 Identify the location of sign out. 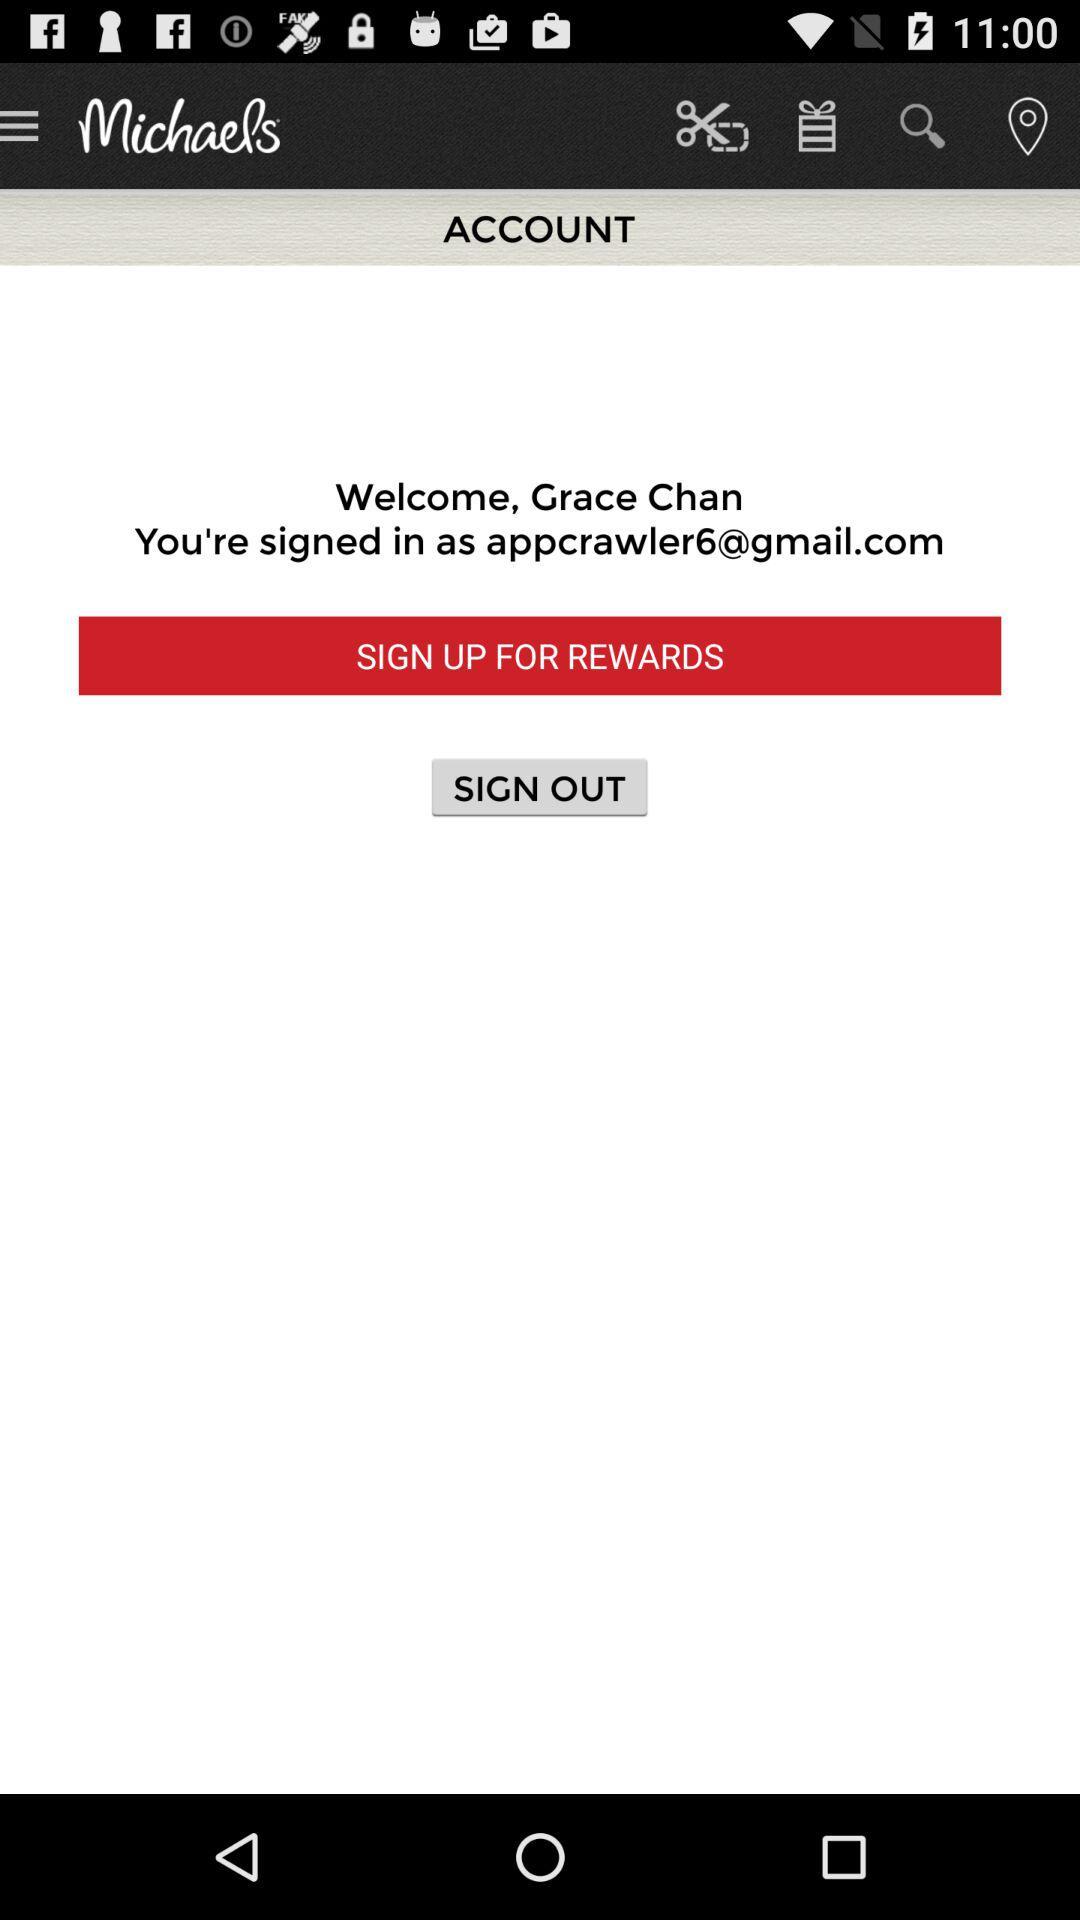
(540, 786).